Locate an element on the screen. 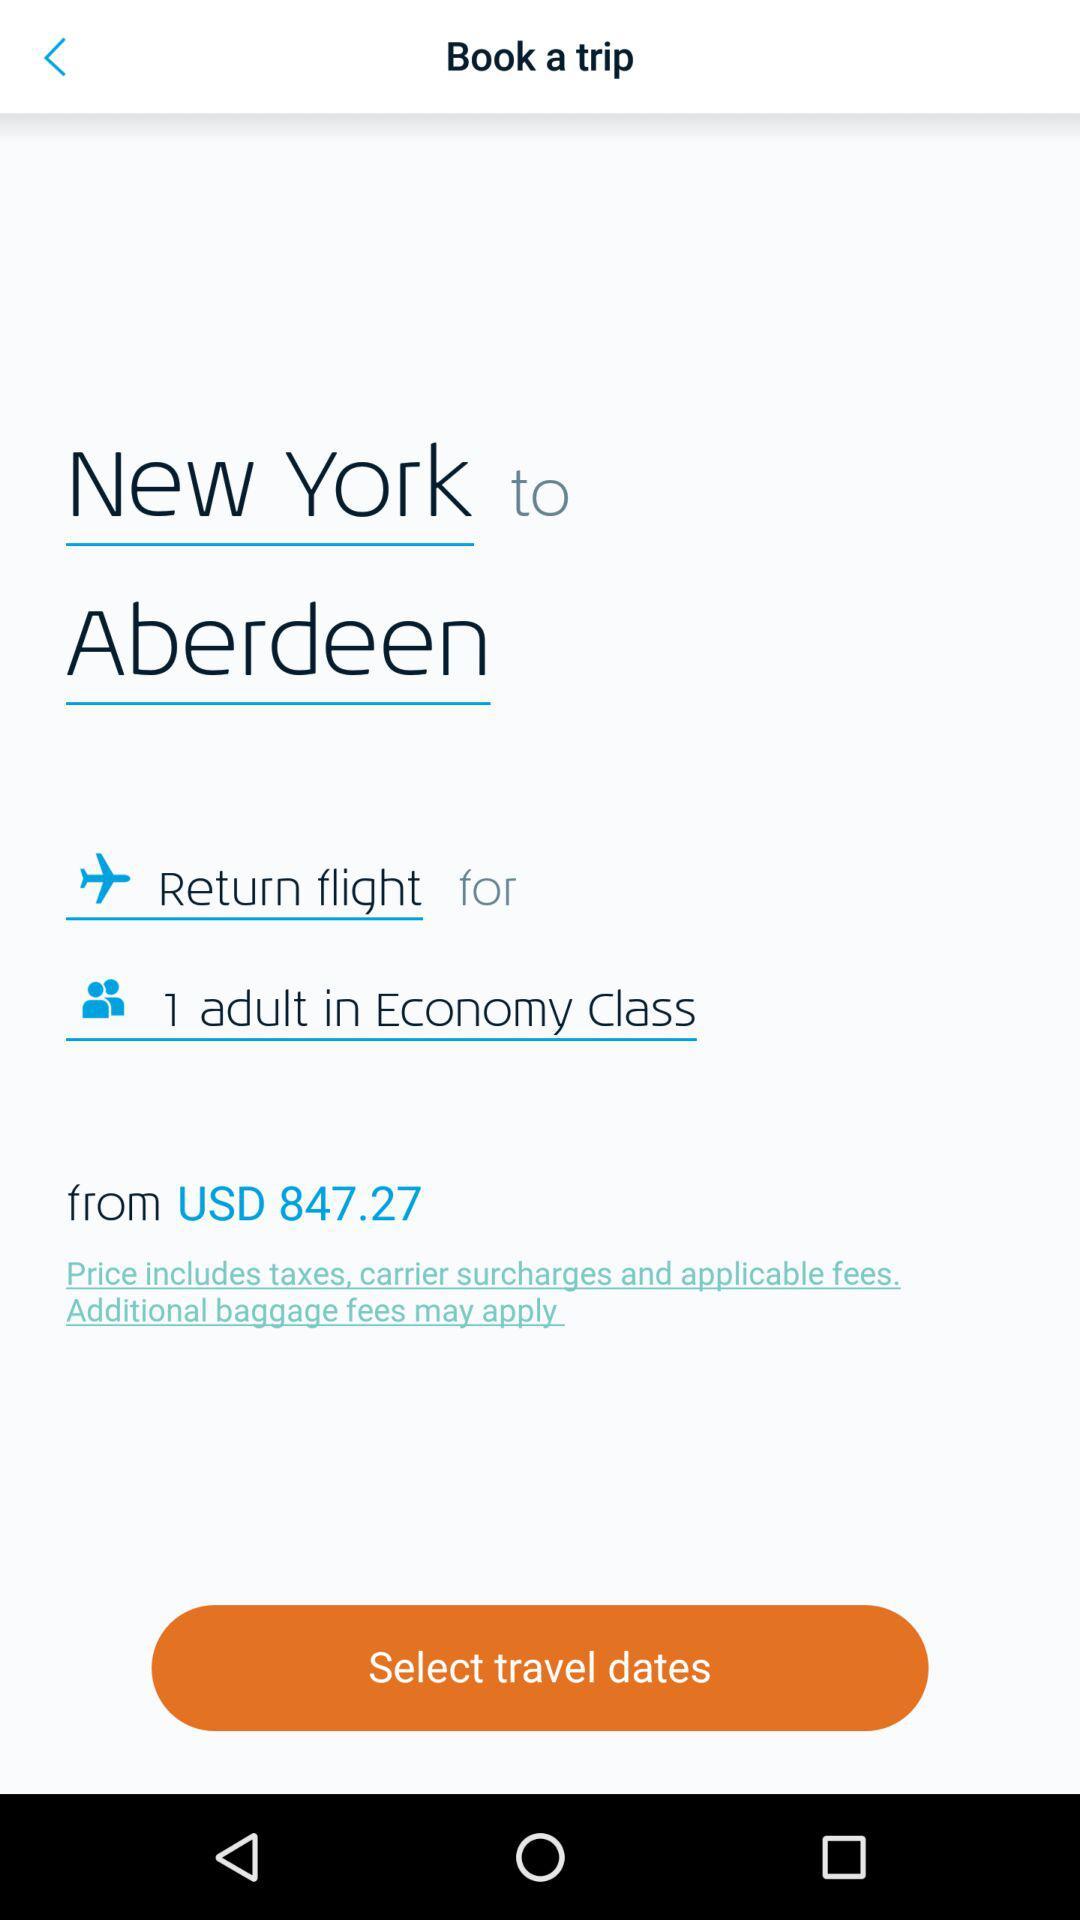 The image size is (1080, 1920). icon above select travel dates is located at coordinates (488, 1290).